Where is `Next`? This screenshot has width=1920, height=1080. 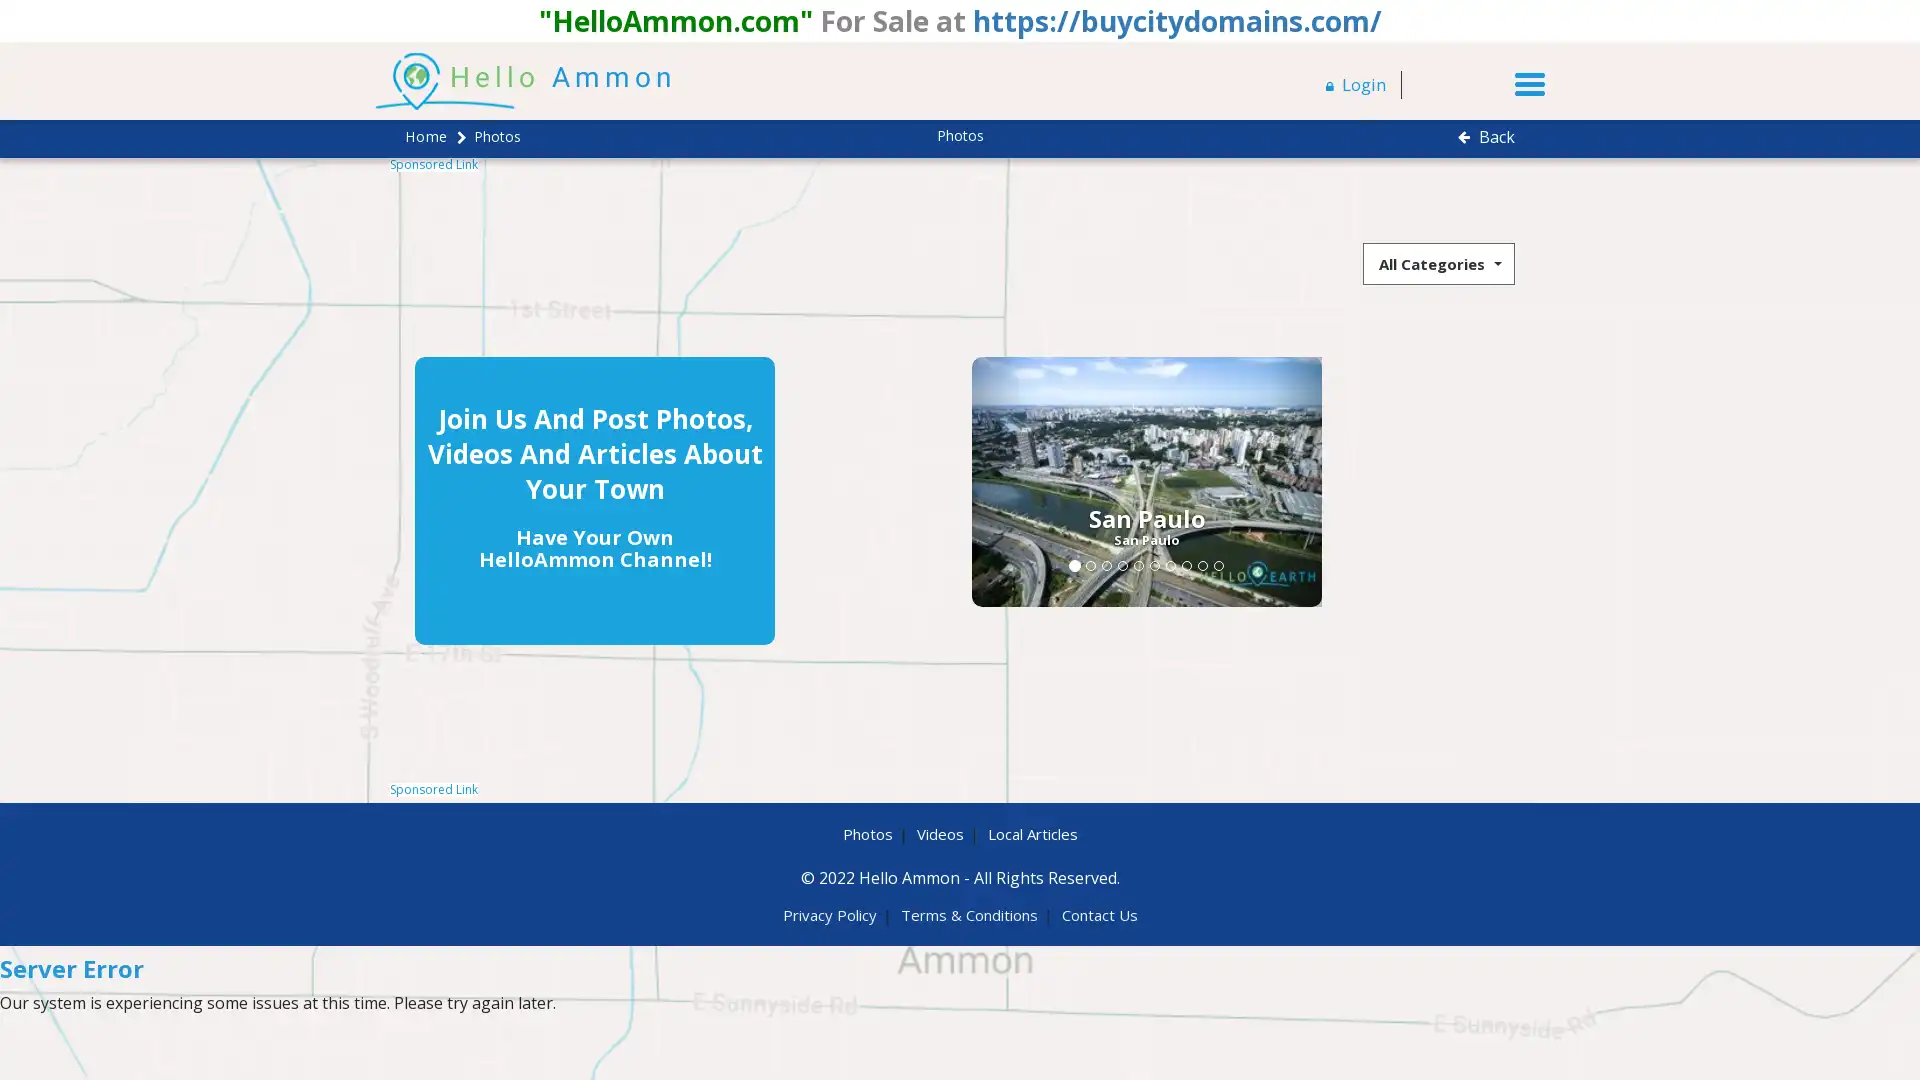
Next is located at coordinates (1116, 481).